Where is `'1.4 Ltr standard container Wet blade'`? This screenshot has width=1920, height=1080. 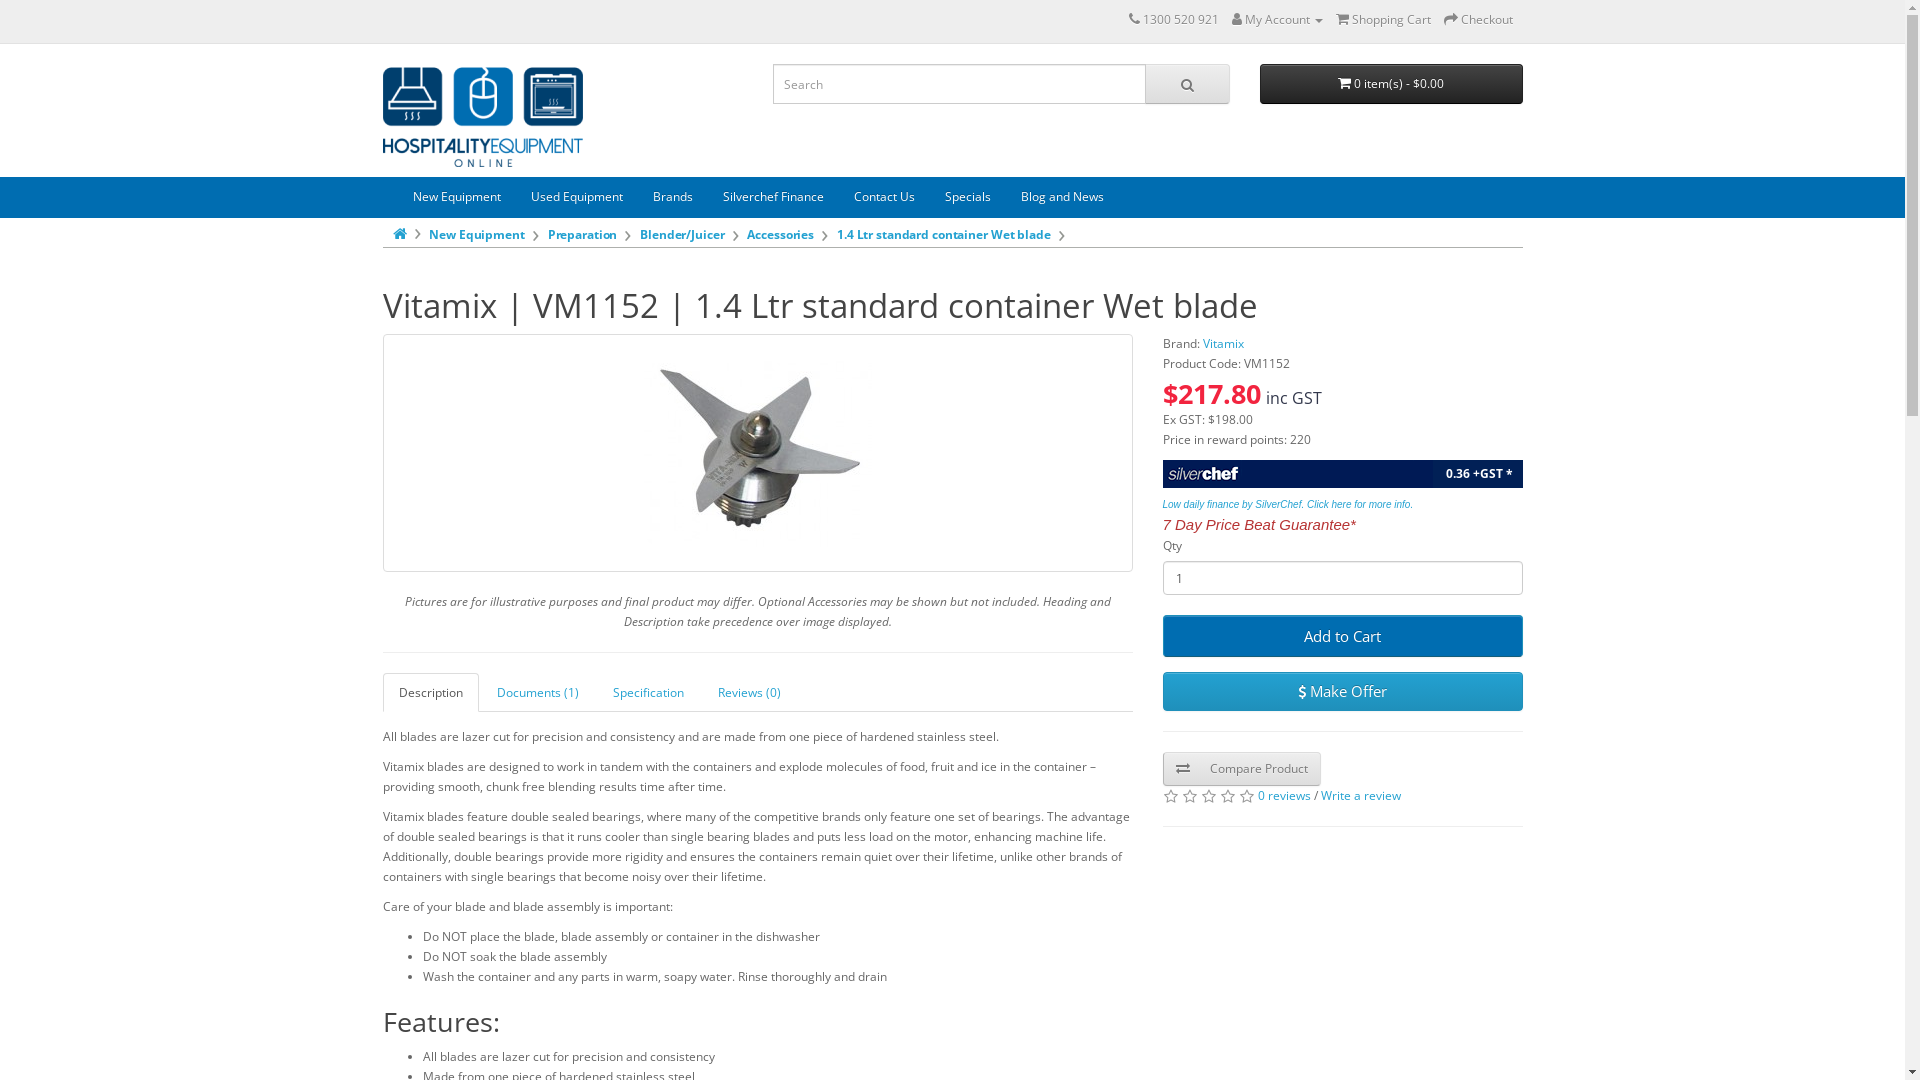
'1.4 Ltr standard container Wet blade' is located at coordinates (643, 452).